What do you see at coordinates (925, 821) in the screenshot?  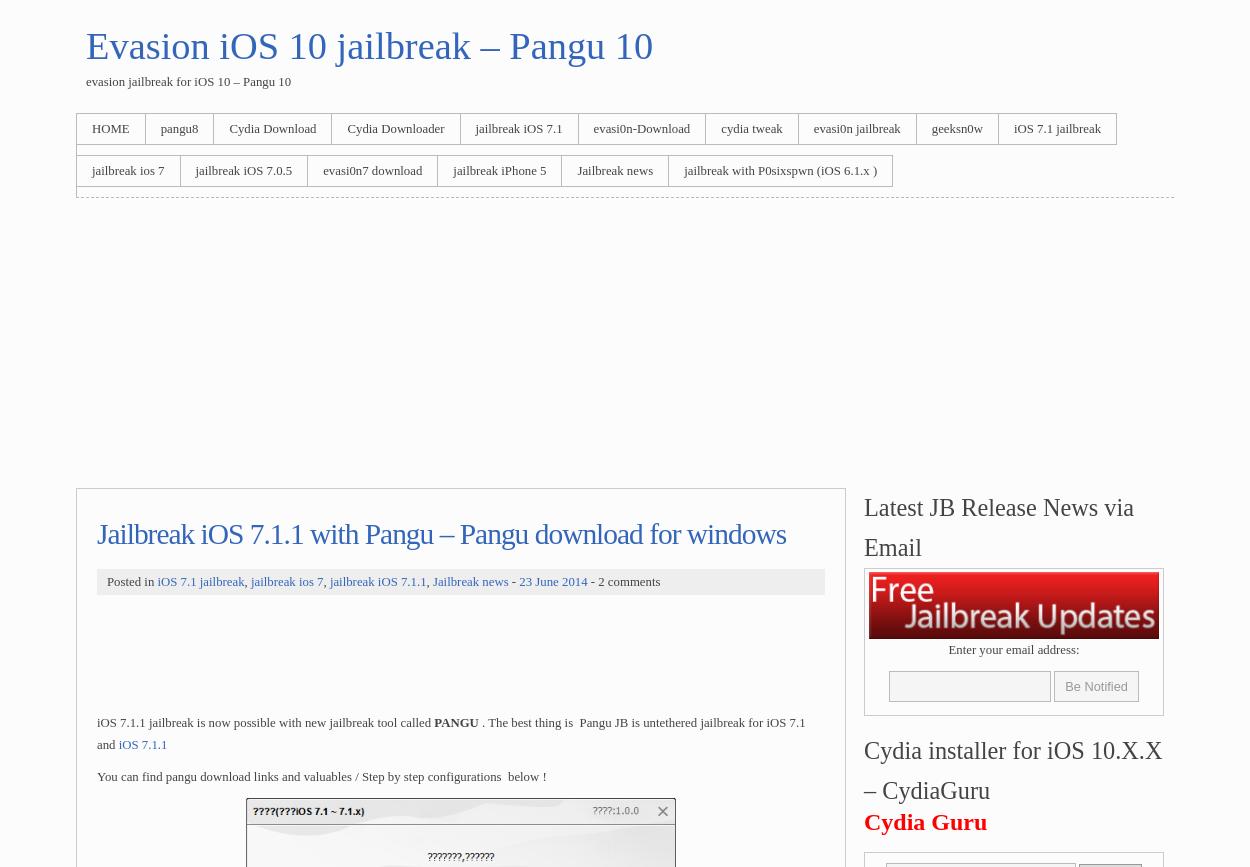 I see `'Cydia Guru'` at bounding box center [925, 821].